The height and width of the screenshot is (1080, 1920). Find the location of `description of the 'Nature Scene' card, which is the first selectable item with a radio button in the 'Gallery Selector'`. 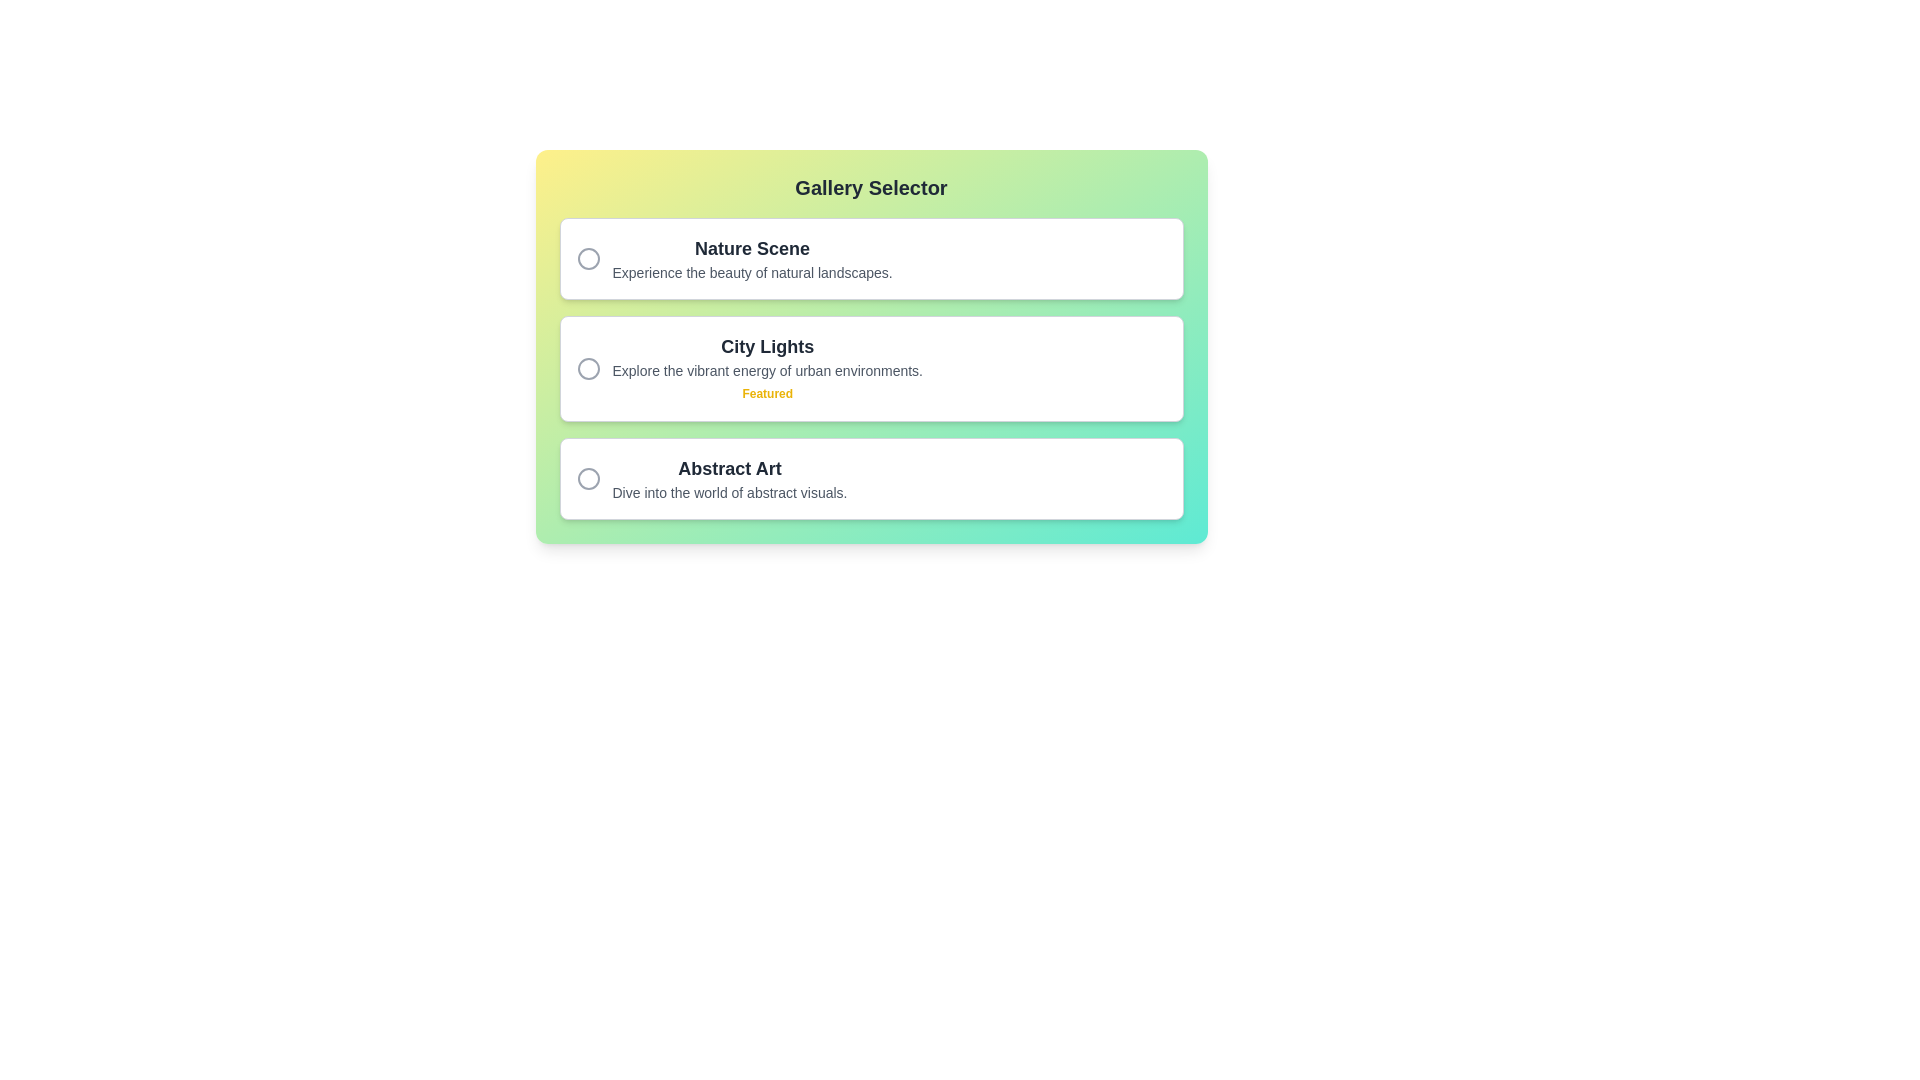

description of the 'Nature Scene' card, which is the first selectable item with a radio button in the 'Gallery Selector' is located at coordinates (871, 257).